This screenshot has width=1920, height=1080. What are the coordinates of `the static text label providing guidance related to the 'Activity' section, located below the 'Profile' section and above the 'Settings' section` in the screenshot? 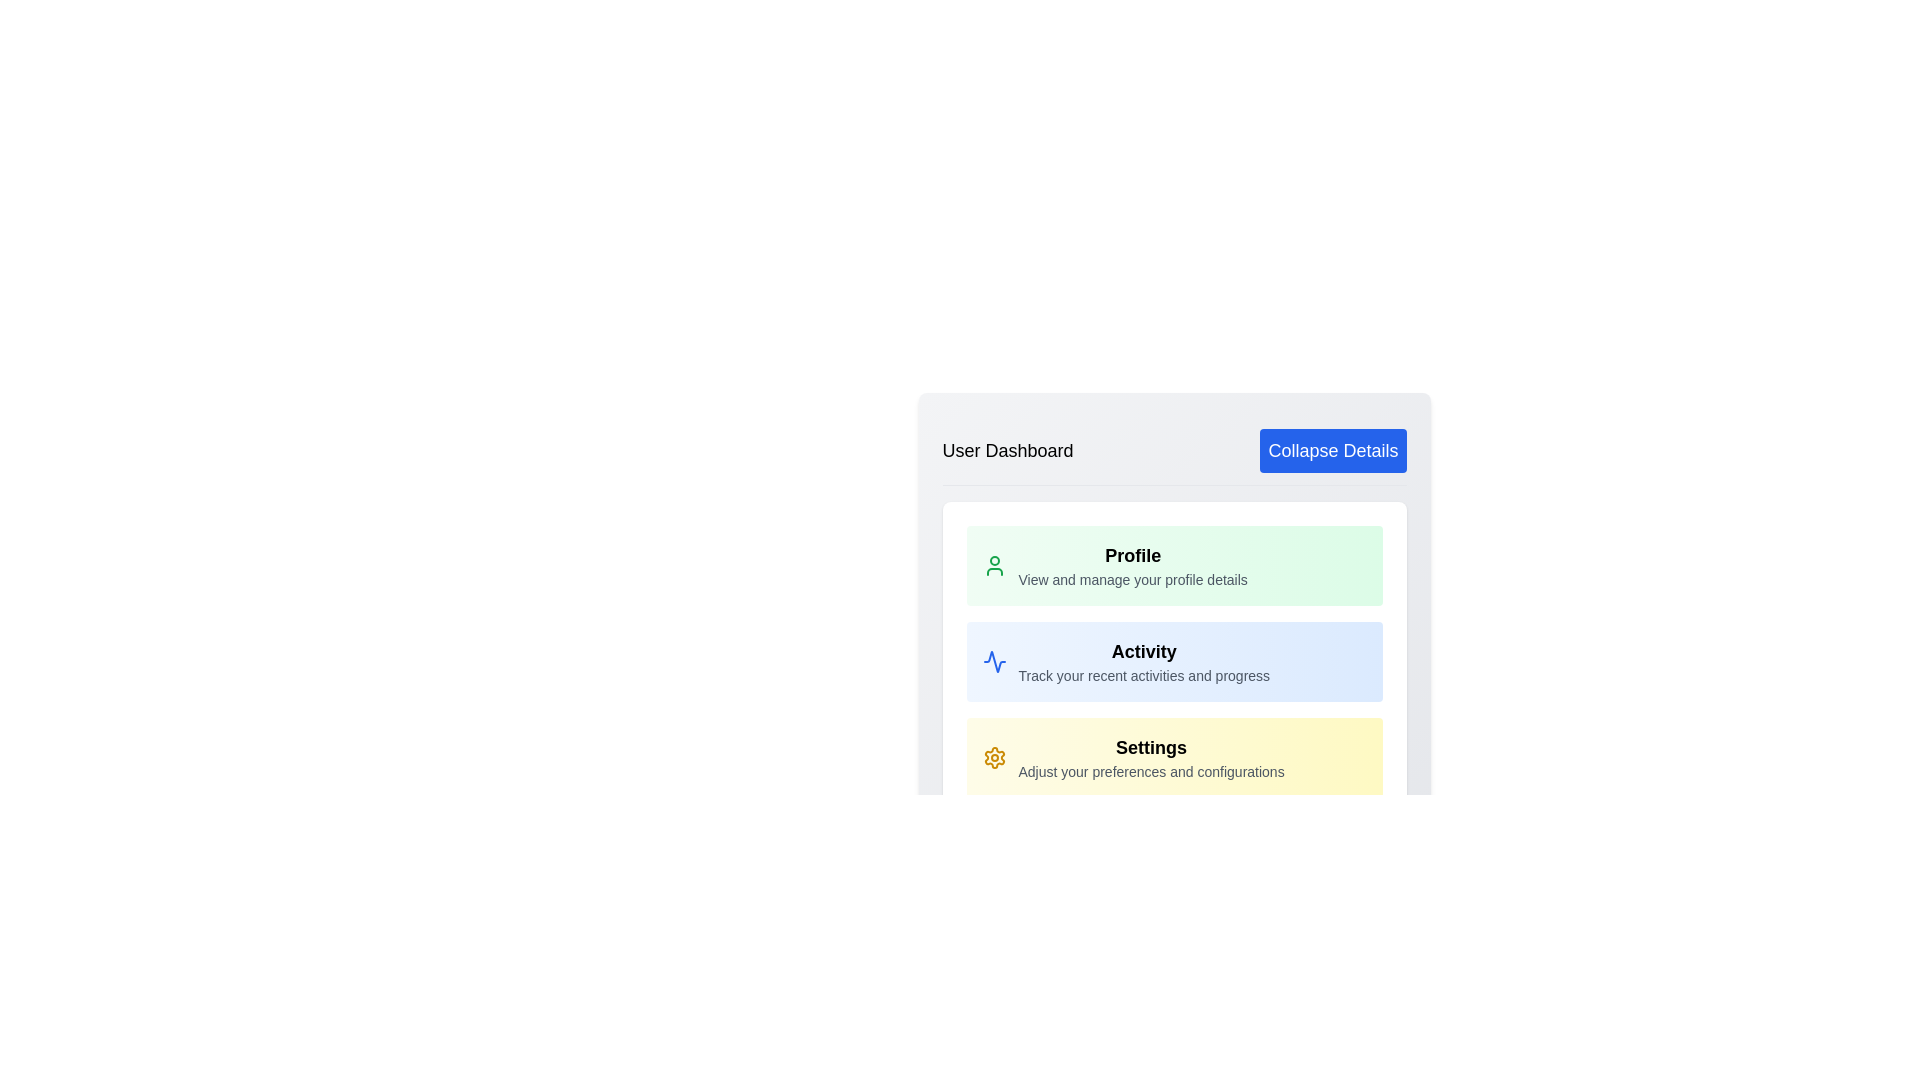 It's located at (1144, 675).